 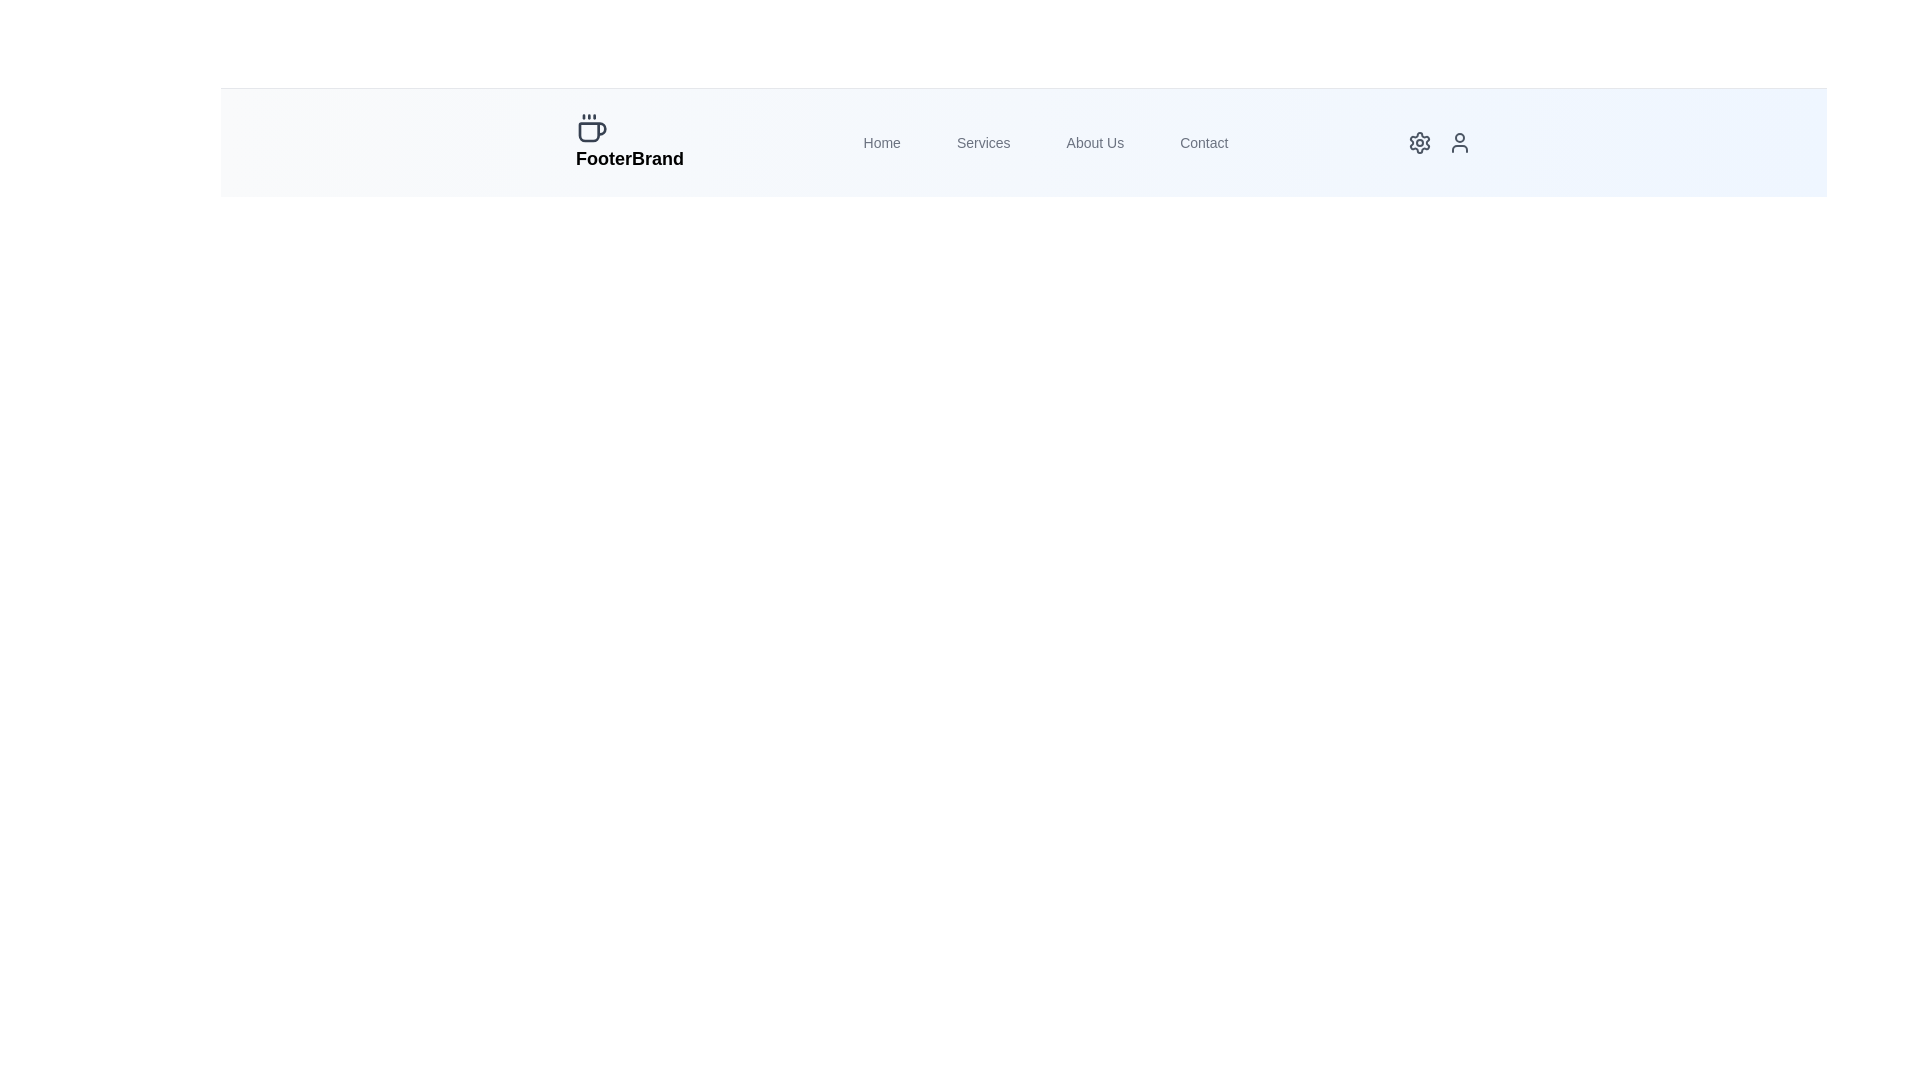 I want to click on the 'About Us' hyperlink located between 'Services' and 'Contact' in the navigation menu, so click(x=1094, y=141).